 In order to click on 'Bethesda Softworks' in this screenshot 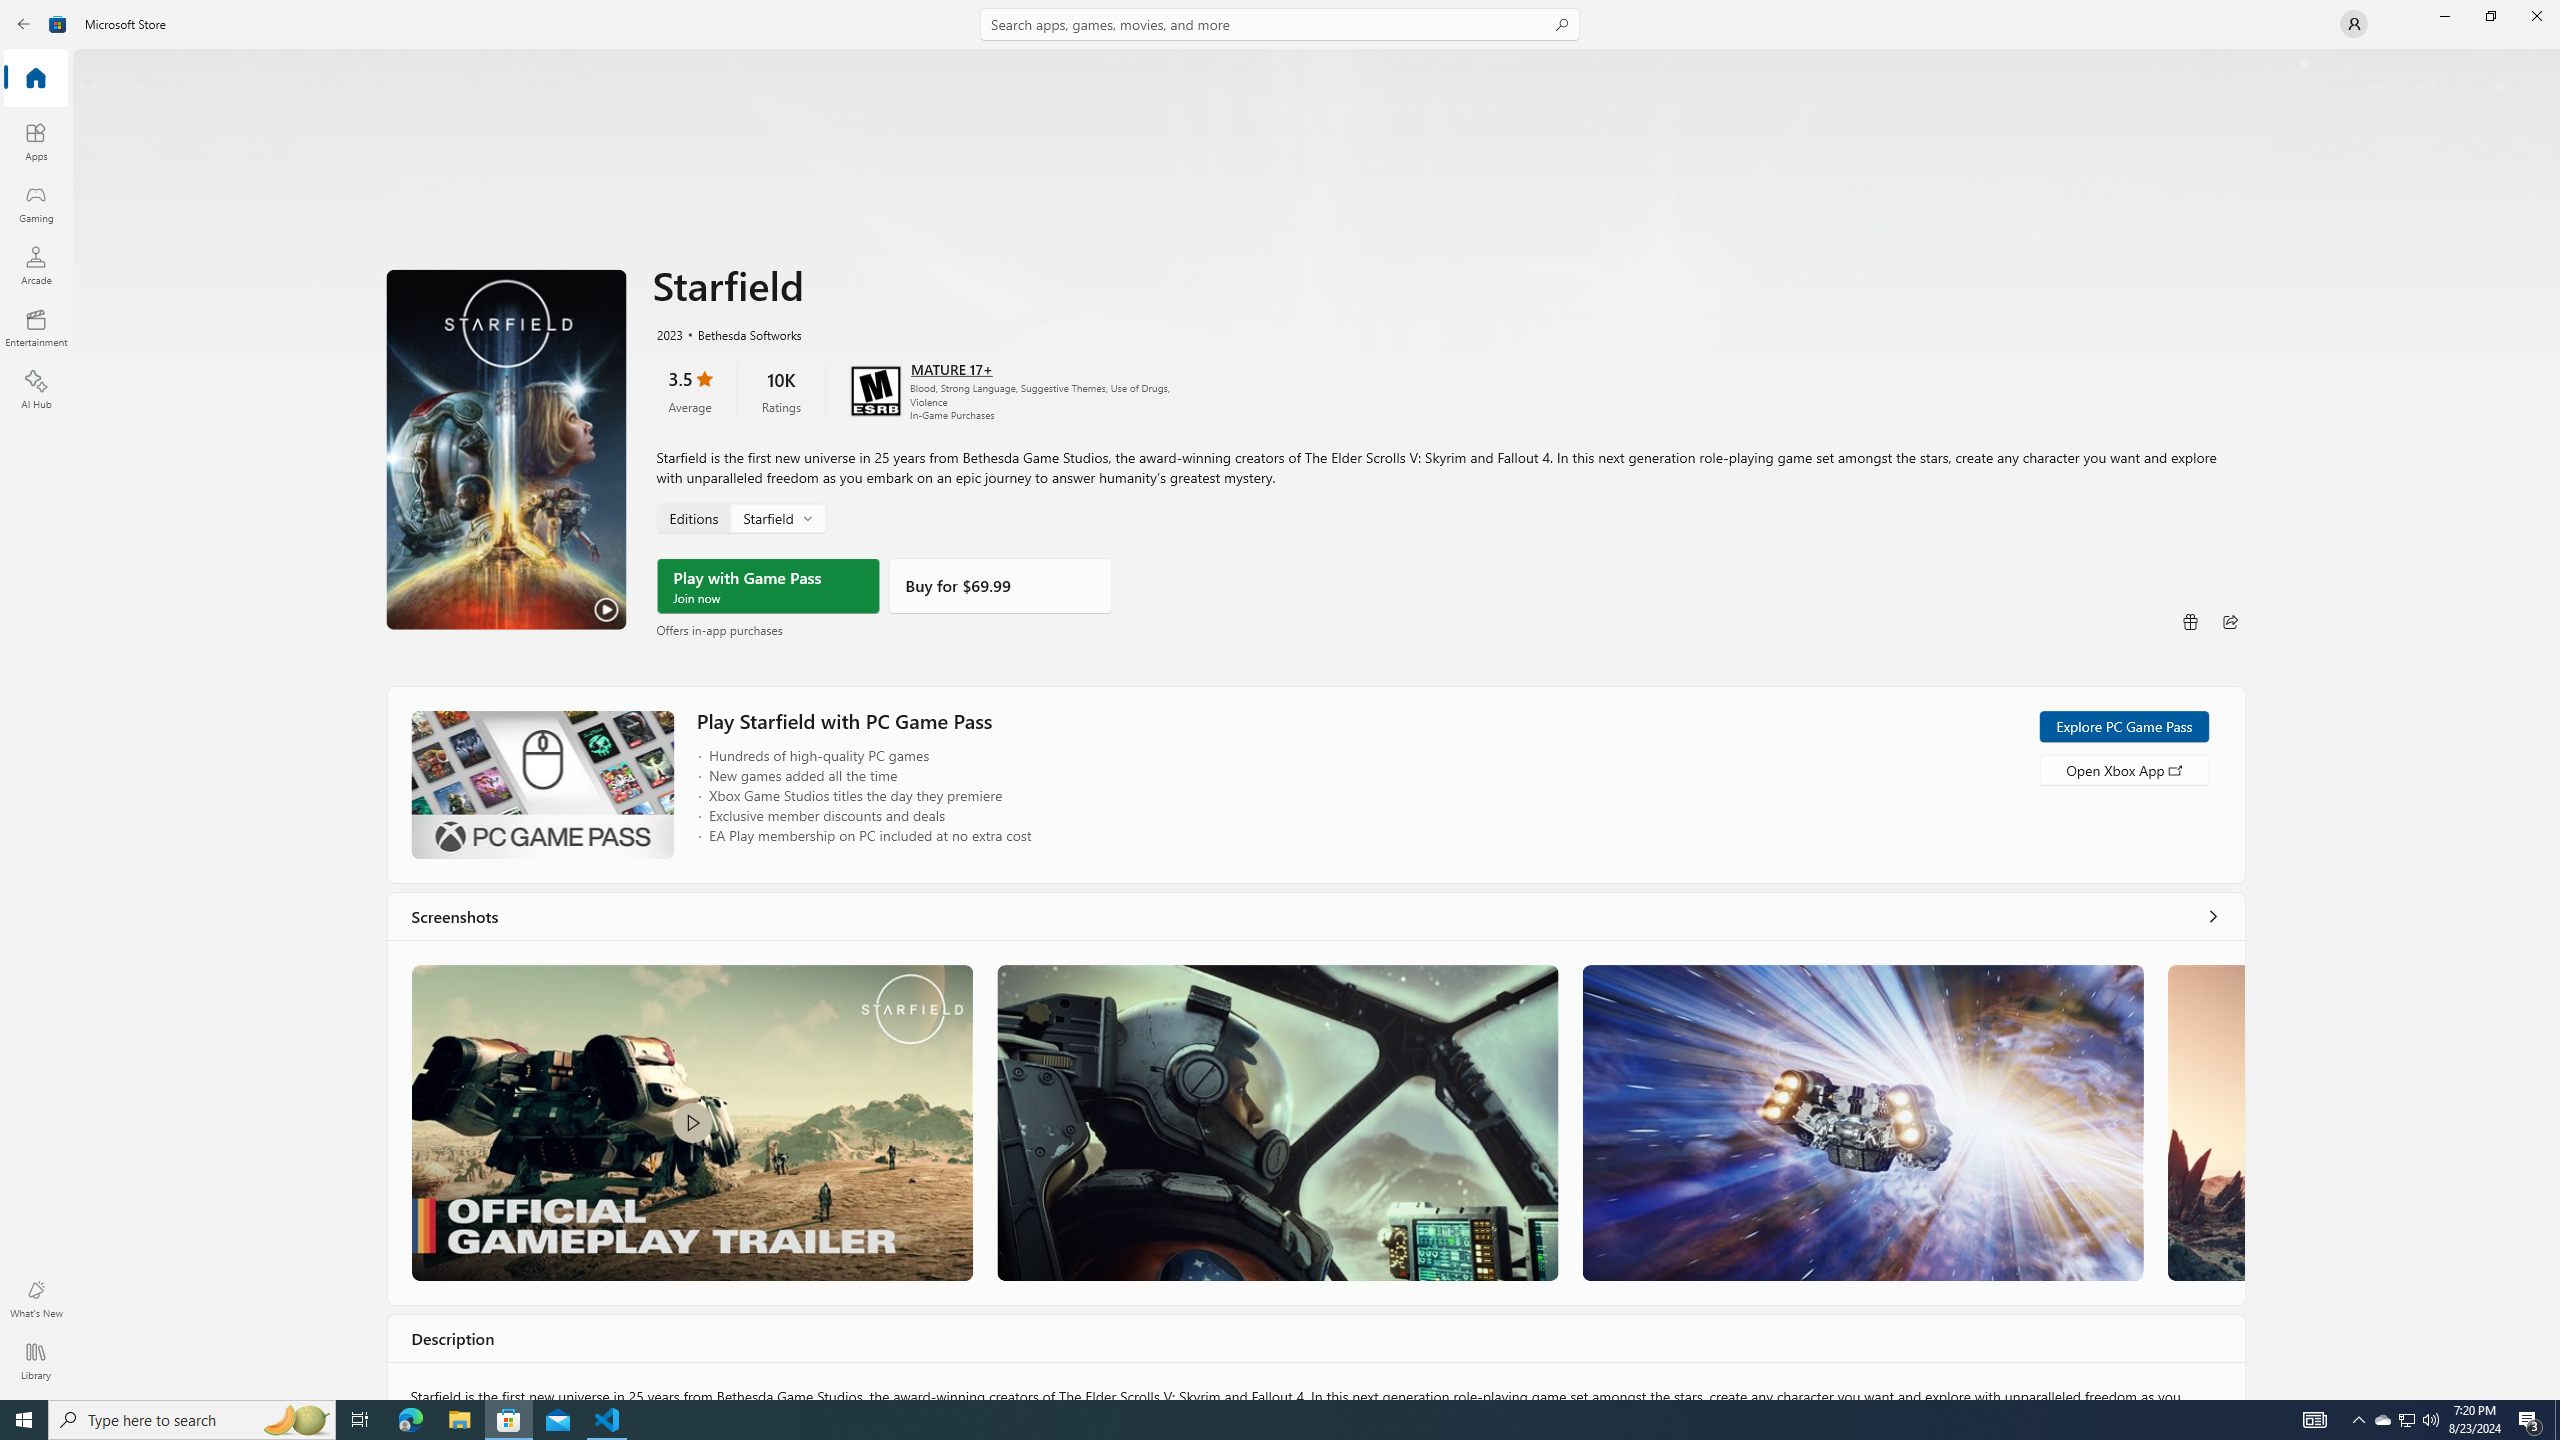, I will do `click(738, 333)`.